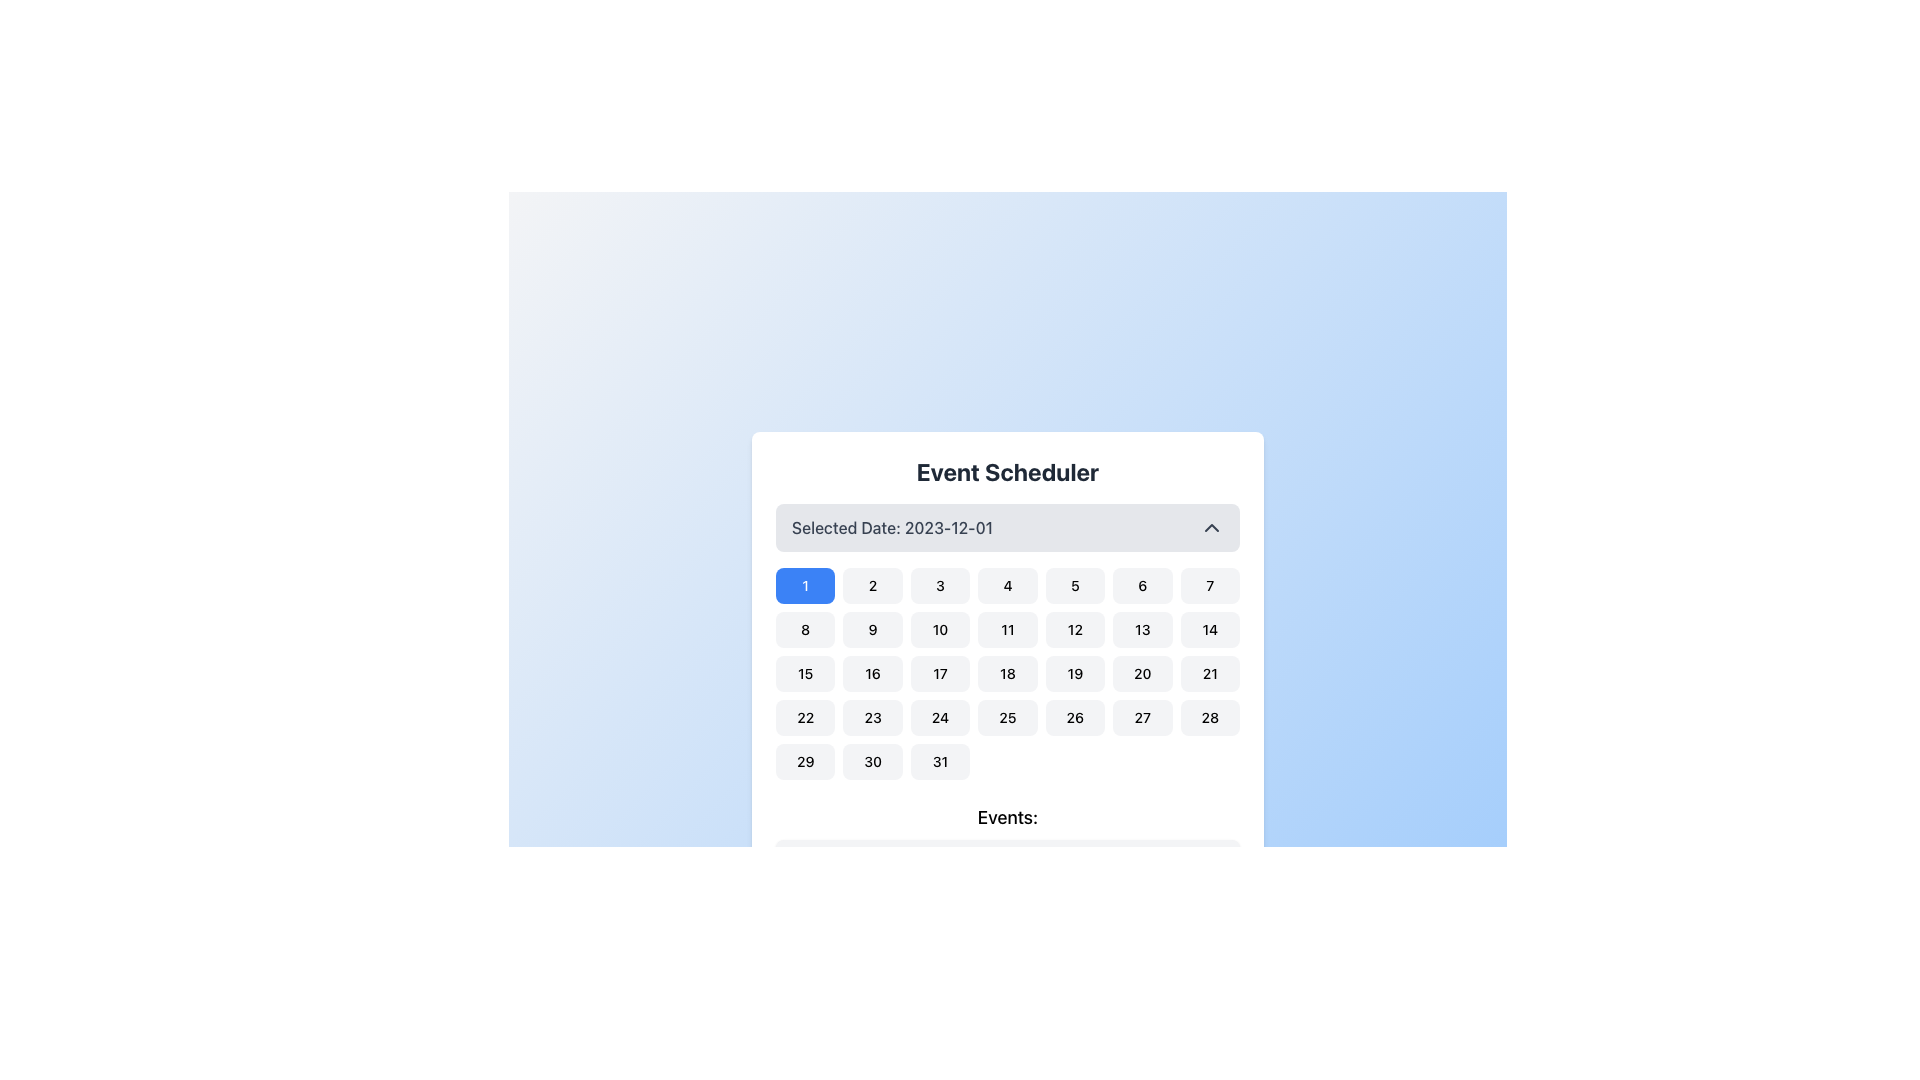  What do you see at coordinates (873, 628) in the screenshot?
I see `the ninth cell in the calendar grid` at bounding box center [873, 628].